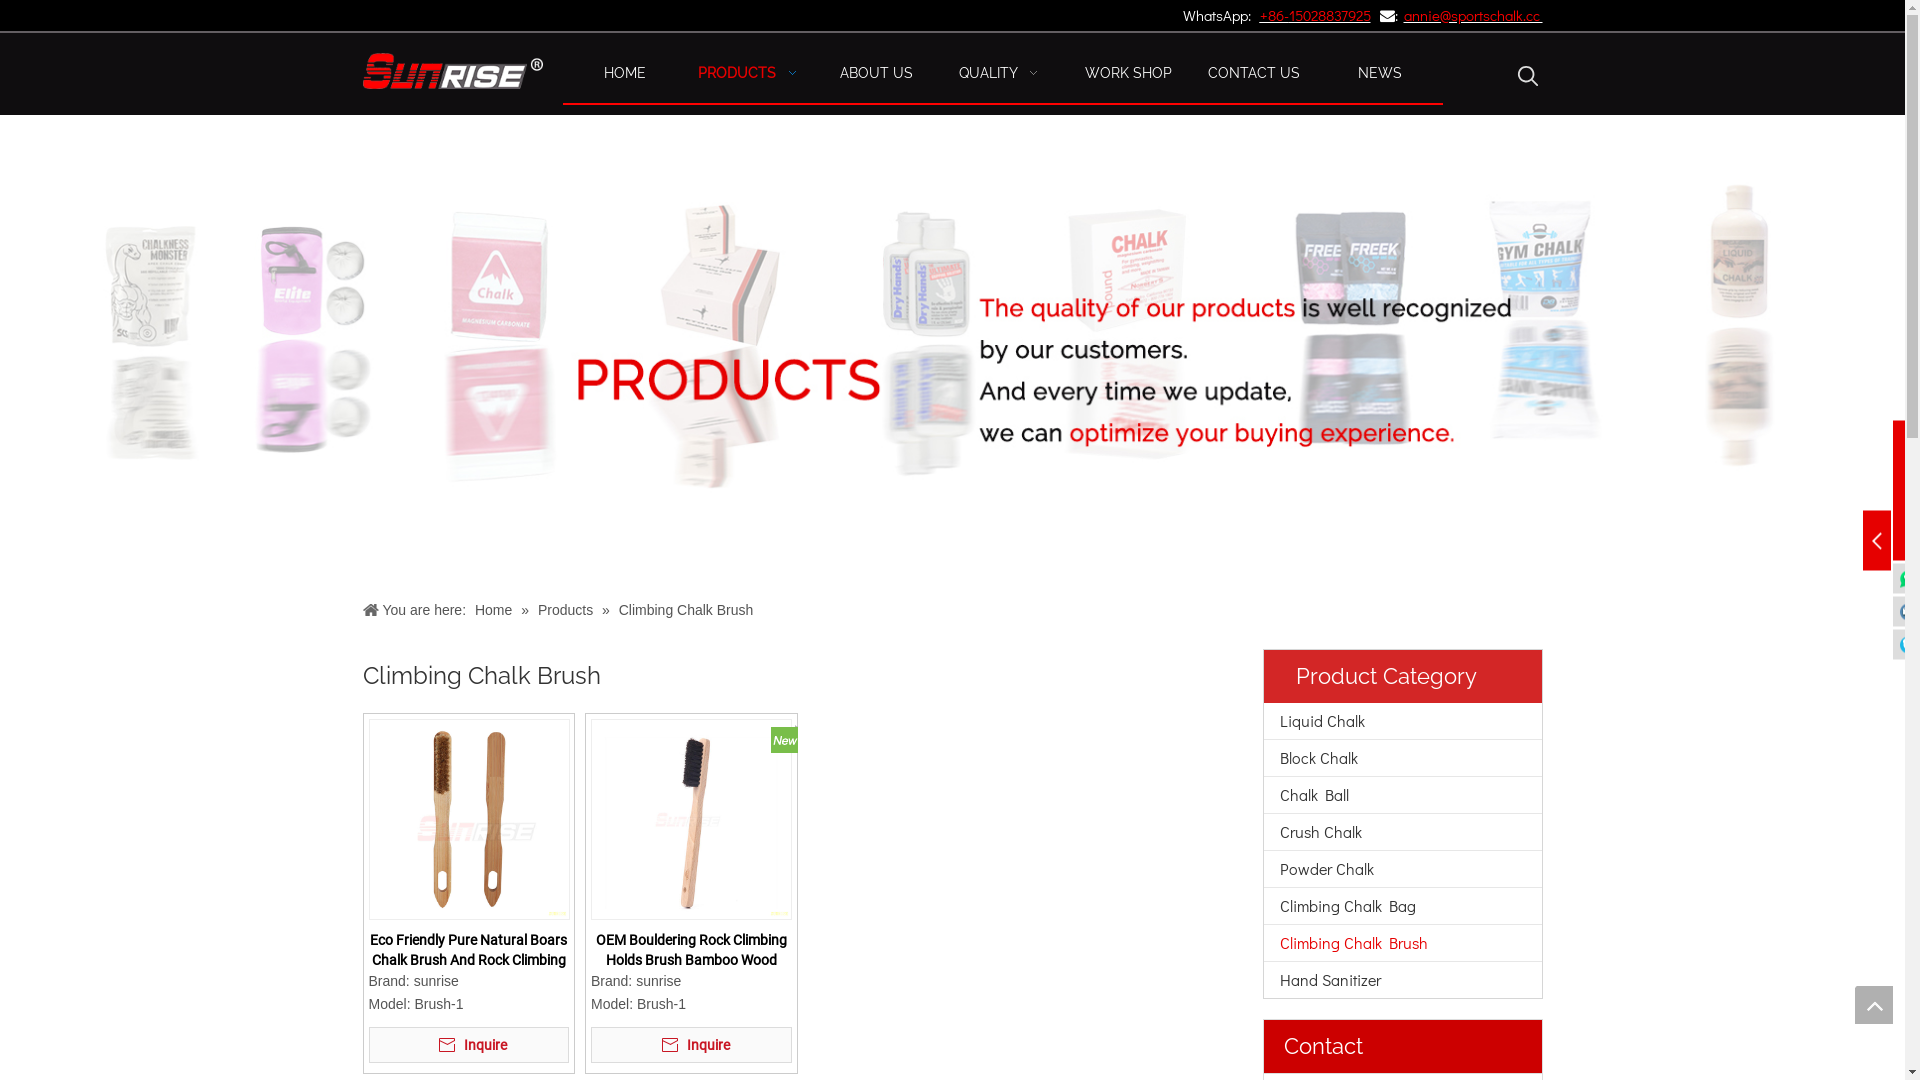 The width and height of the screenshot is (1920, 1080). What do you see at coordinates (566, 608) in the screenshot?
I see `'Products'` at bounding box center [566, 608].